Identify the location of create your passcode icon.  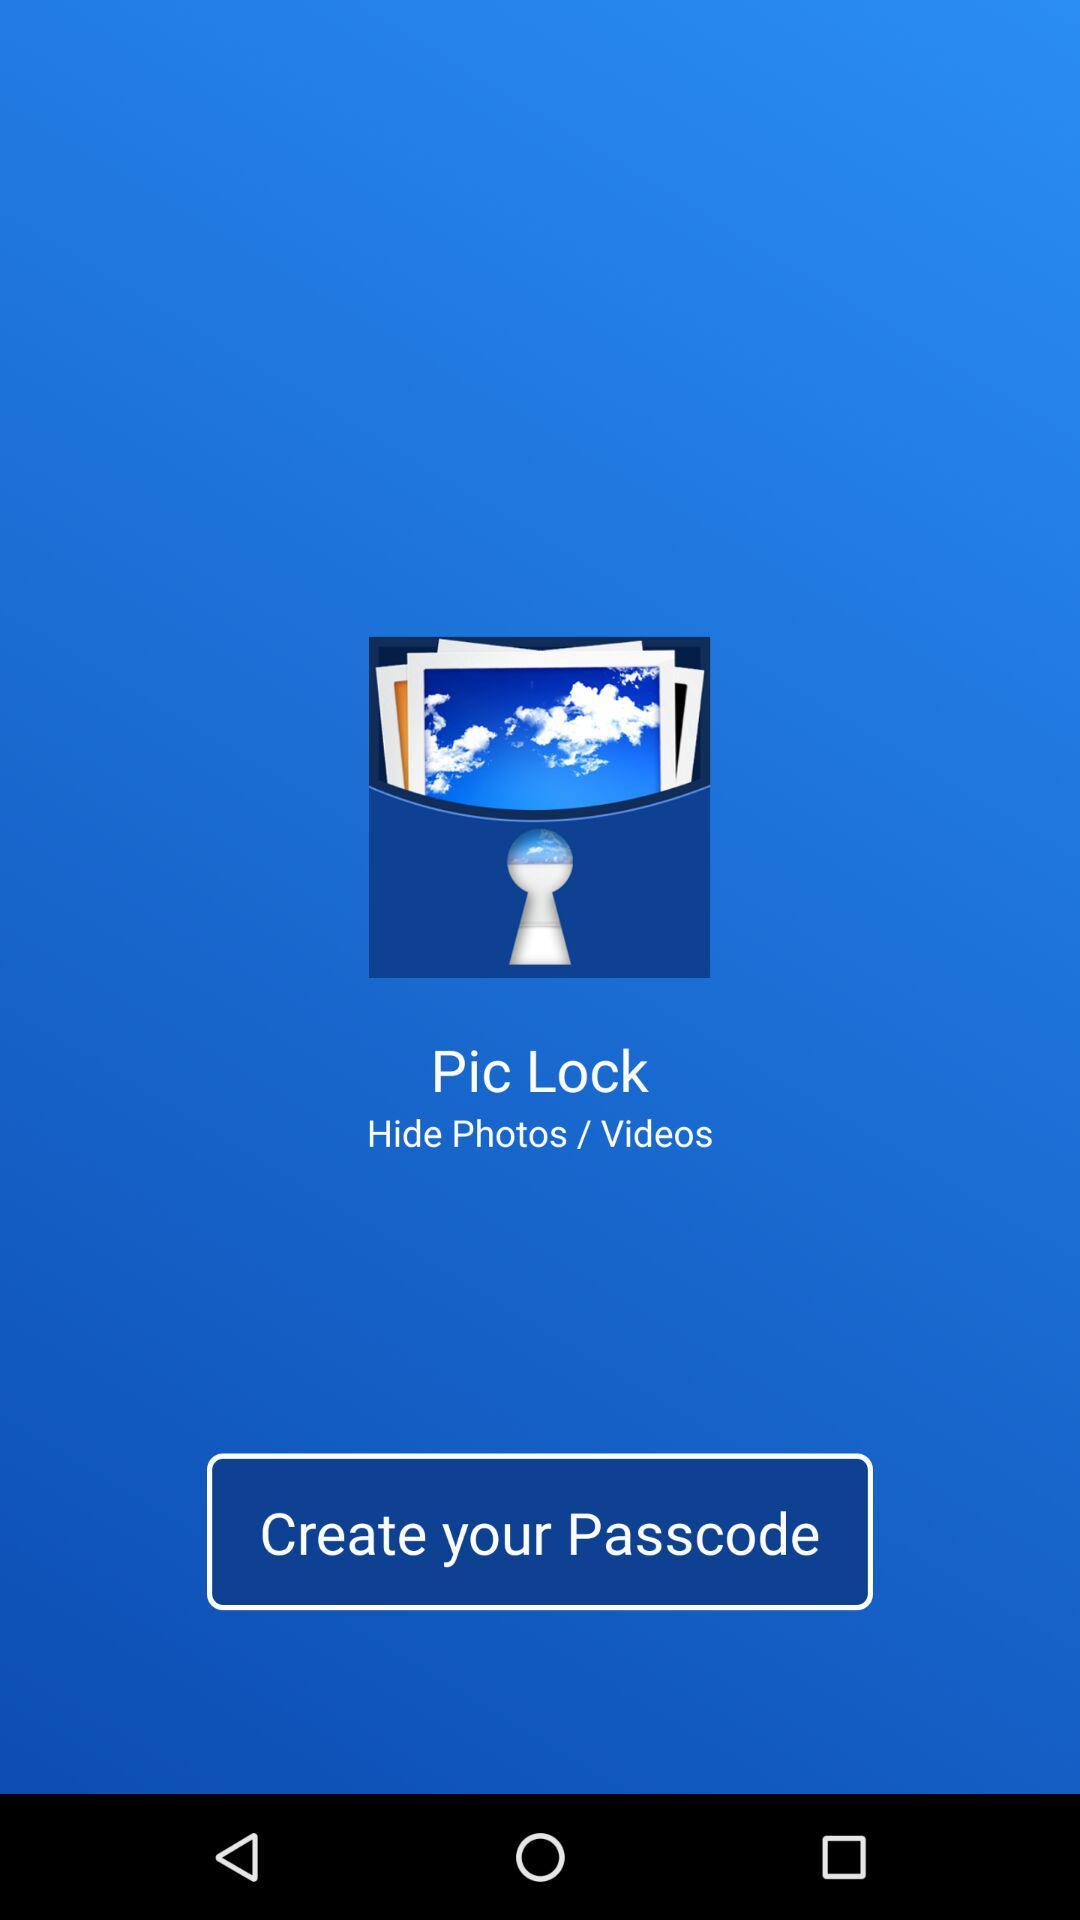
(540, 1530).